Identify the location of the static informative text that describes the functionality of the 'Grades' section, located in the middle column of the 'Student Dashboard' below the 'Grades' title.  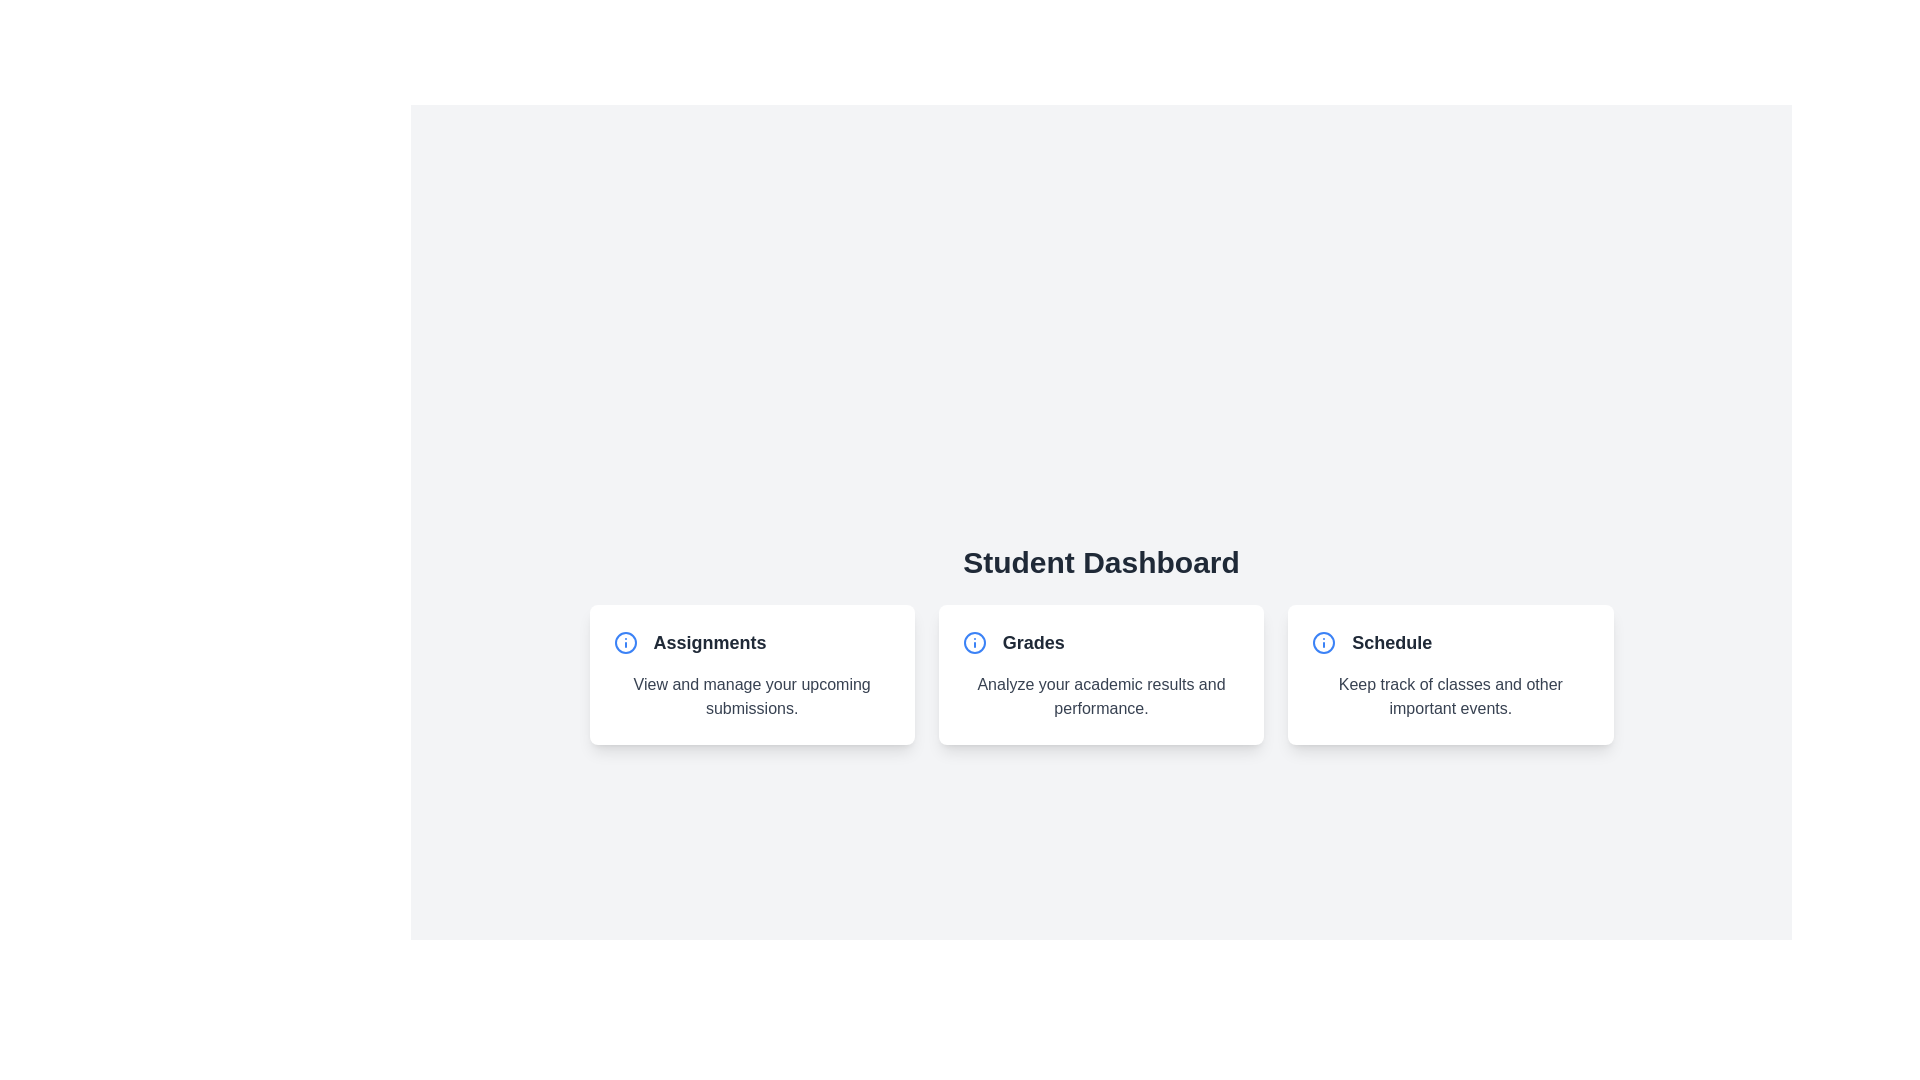
(1100, 696).